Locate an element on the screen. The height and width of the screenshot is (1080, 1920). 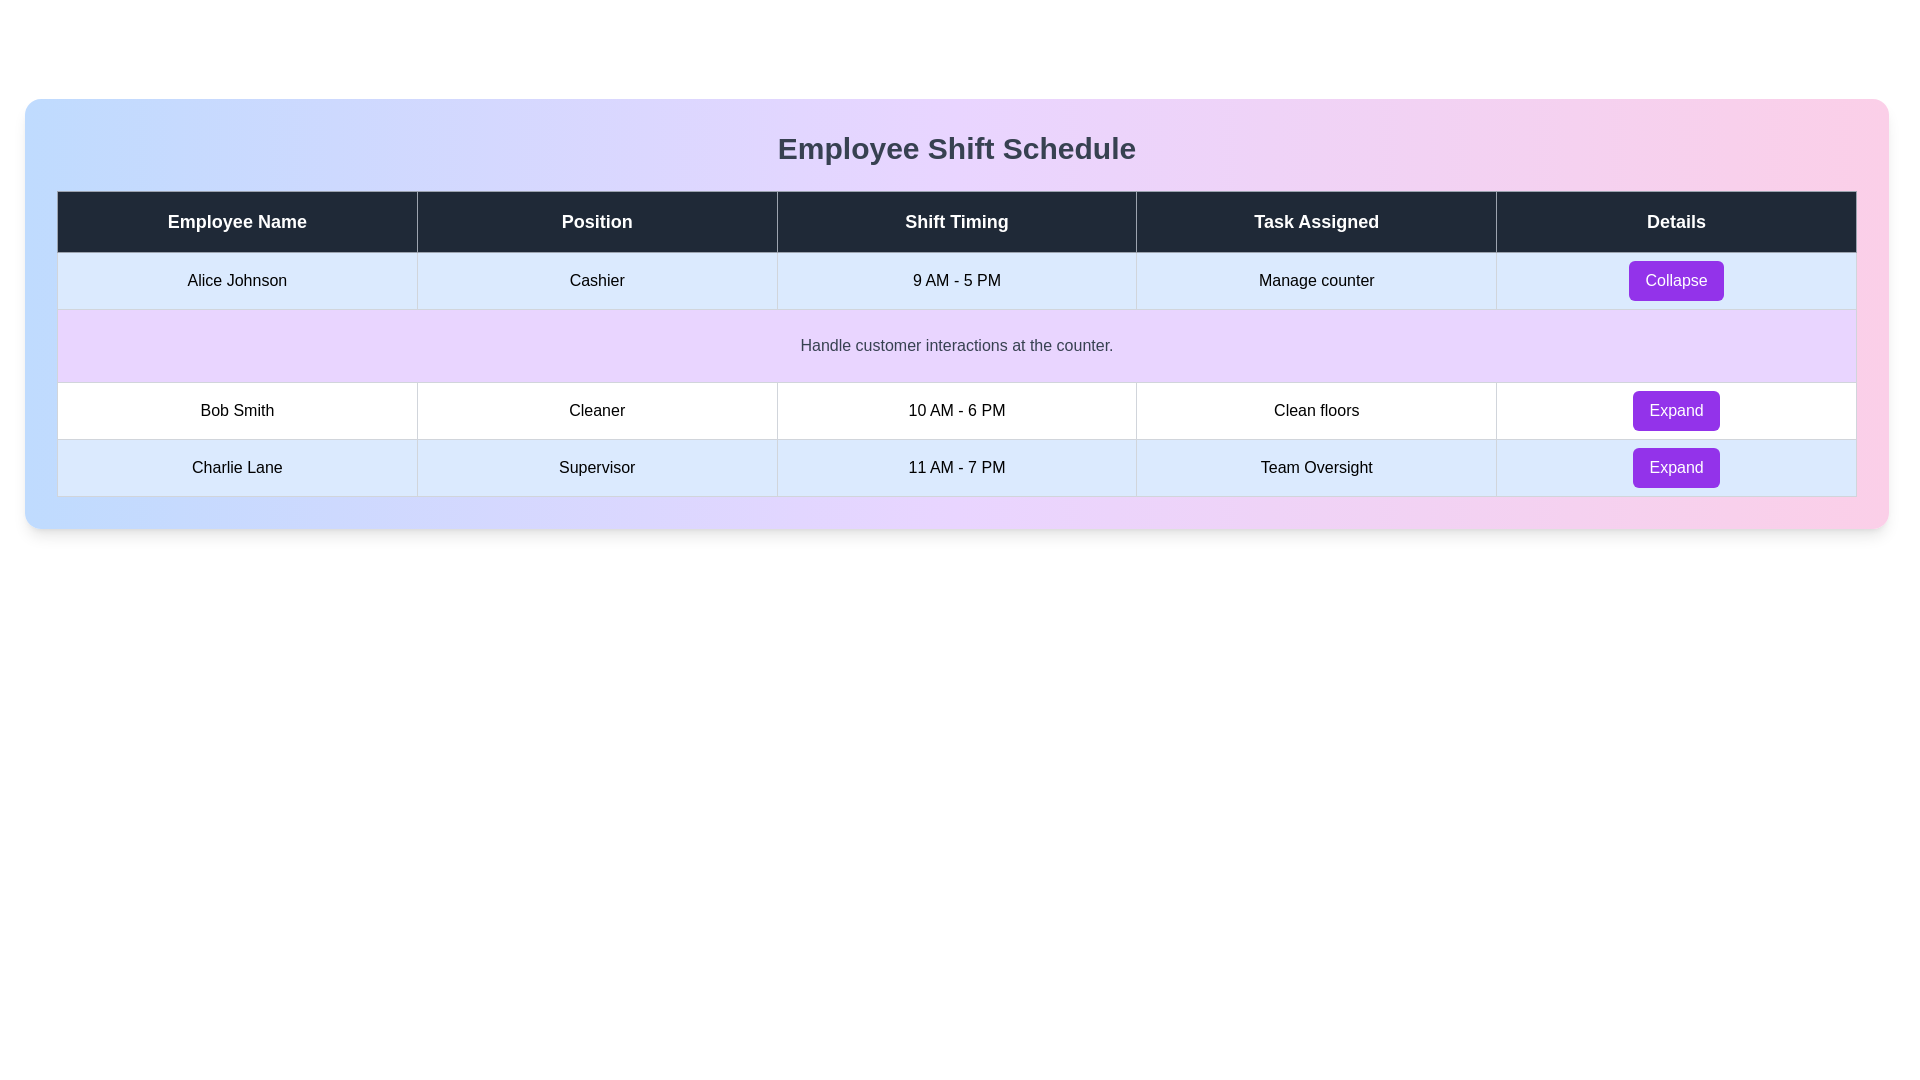
the purple button with white text that reads 'Expand' located in the 'Details' column of the 'Employee Shift Schedule' table for employee 'Bob Smith' is located at coordinates (1676, 410).